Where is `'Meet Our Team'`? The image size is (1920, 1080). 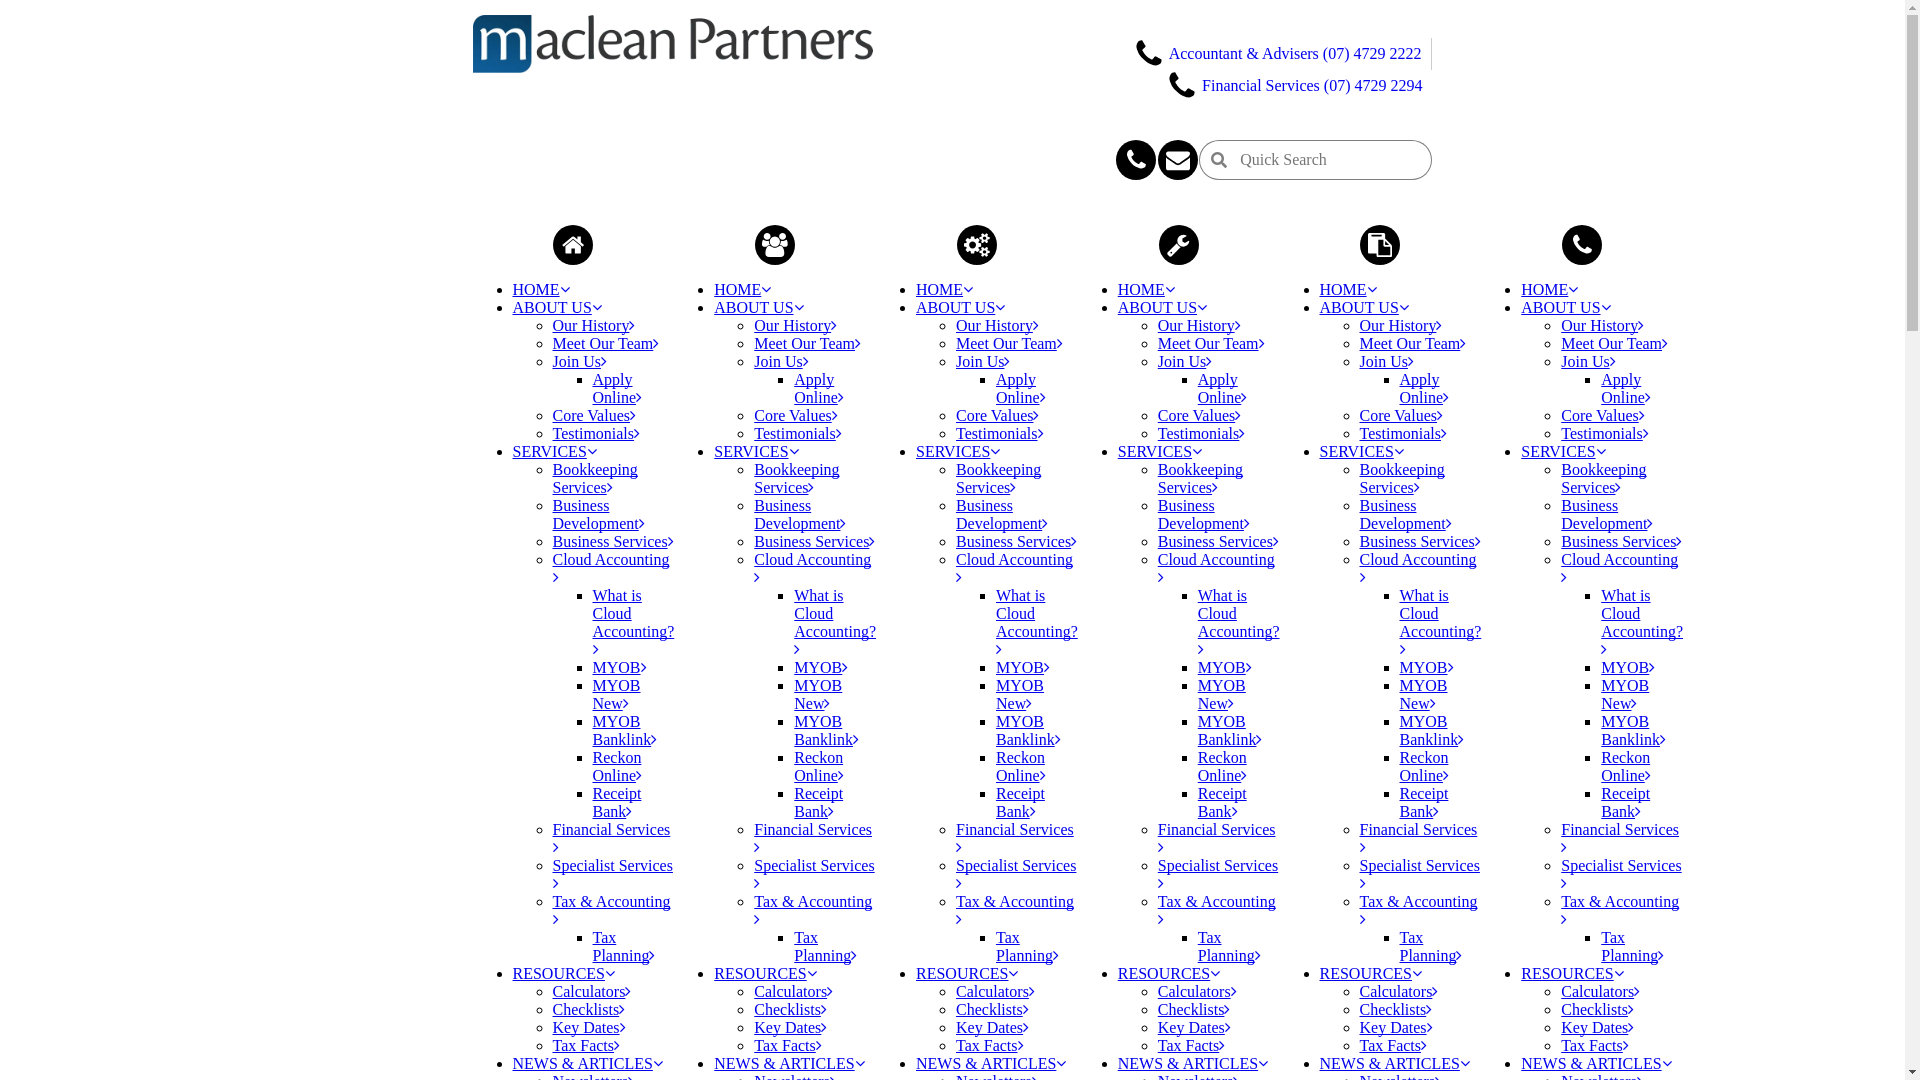 'Meet Our Team' is located at coordinates (604, 342).